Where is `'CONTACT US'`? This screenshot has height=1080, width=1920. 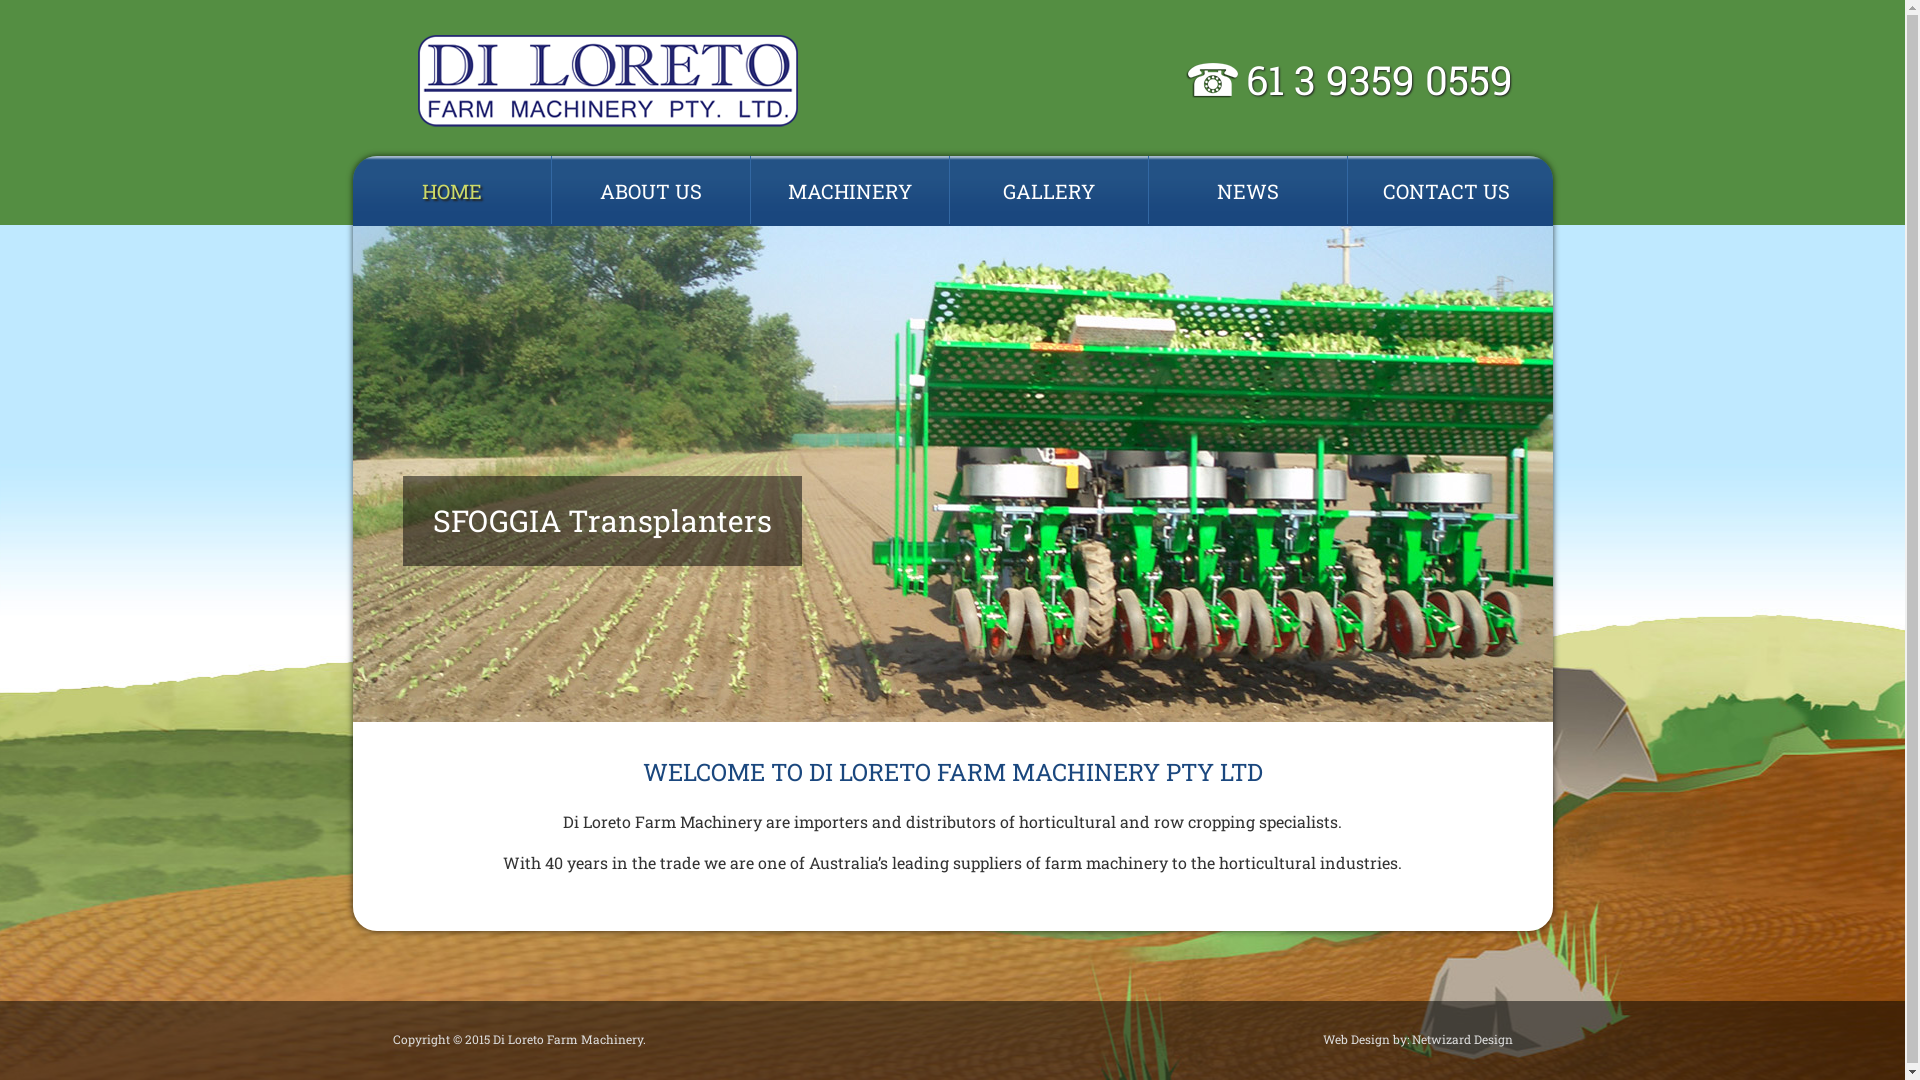 'CONTACT US' is located at coordinates (1381, 191).